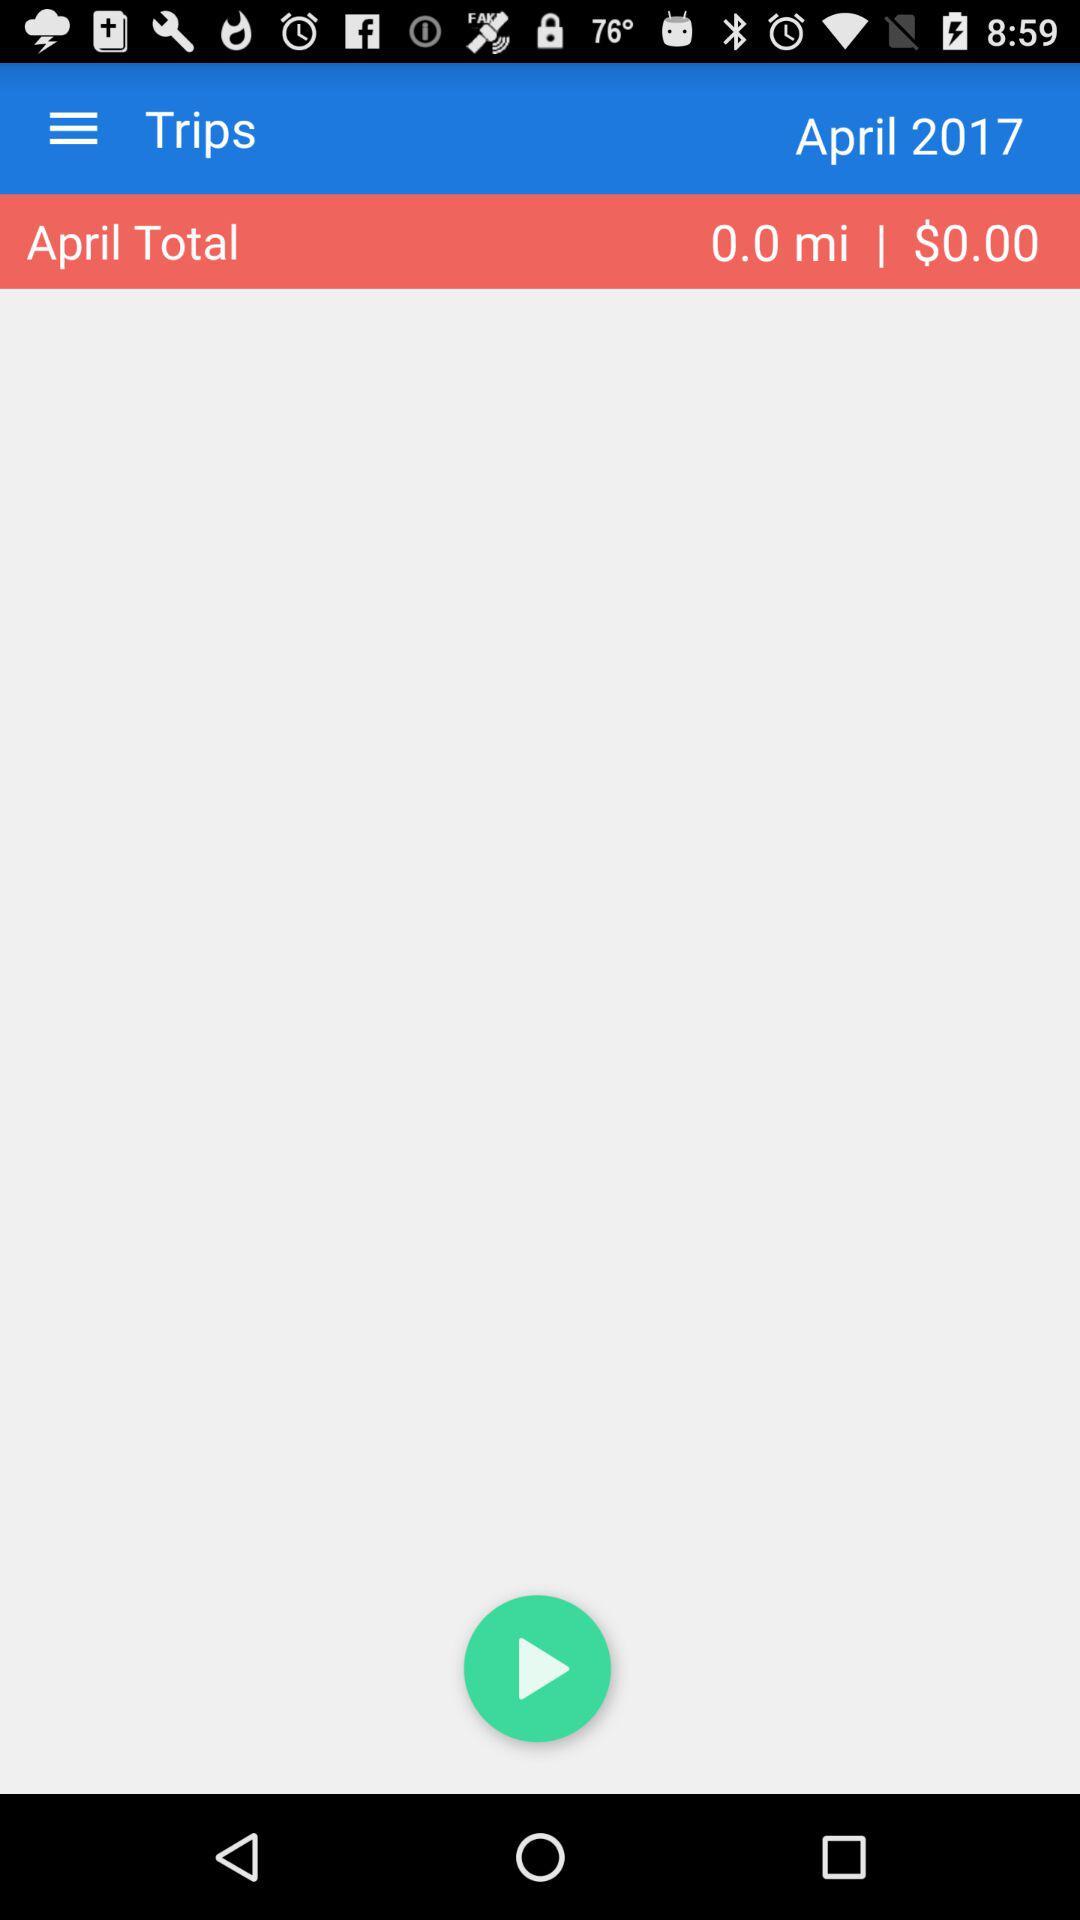 The height and width of the screenshot is (1920, 1080). What do you see at coordinates (181, 127) in the screenshot?
I see `app above the april total app` at bounding box center [181, 127].